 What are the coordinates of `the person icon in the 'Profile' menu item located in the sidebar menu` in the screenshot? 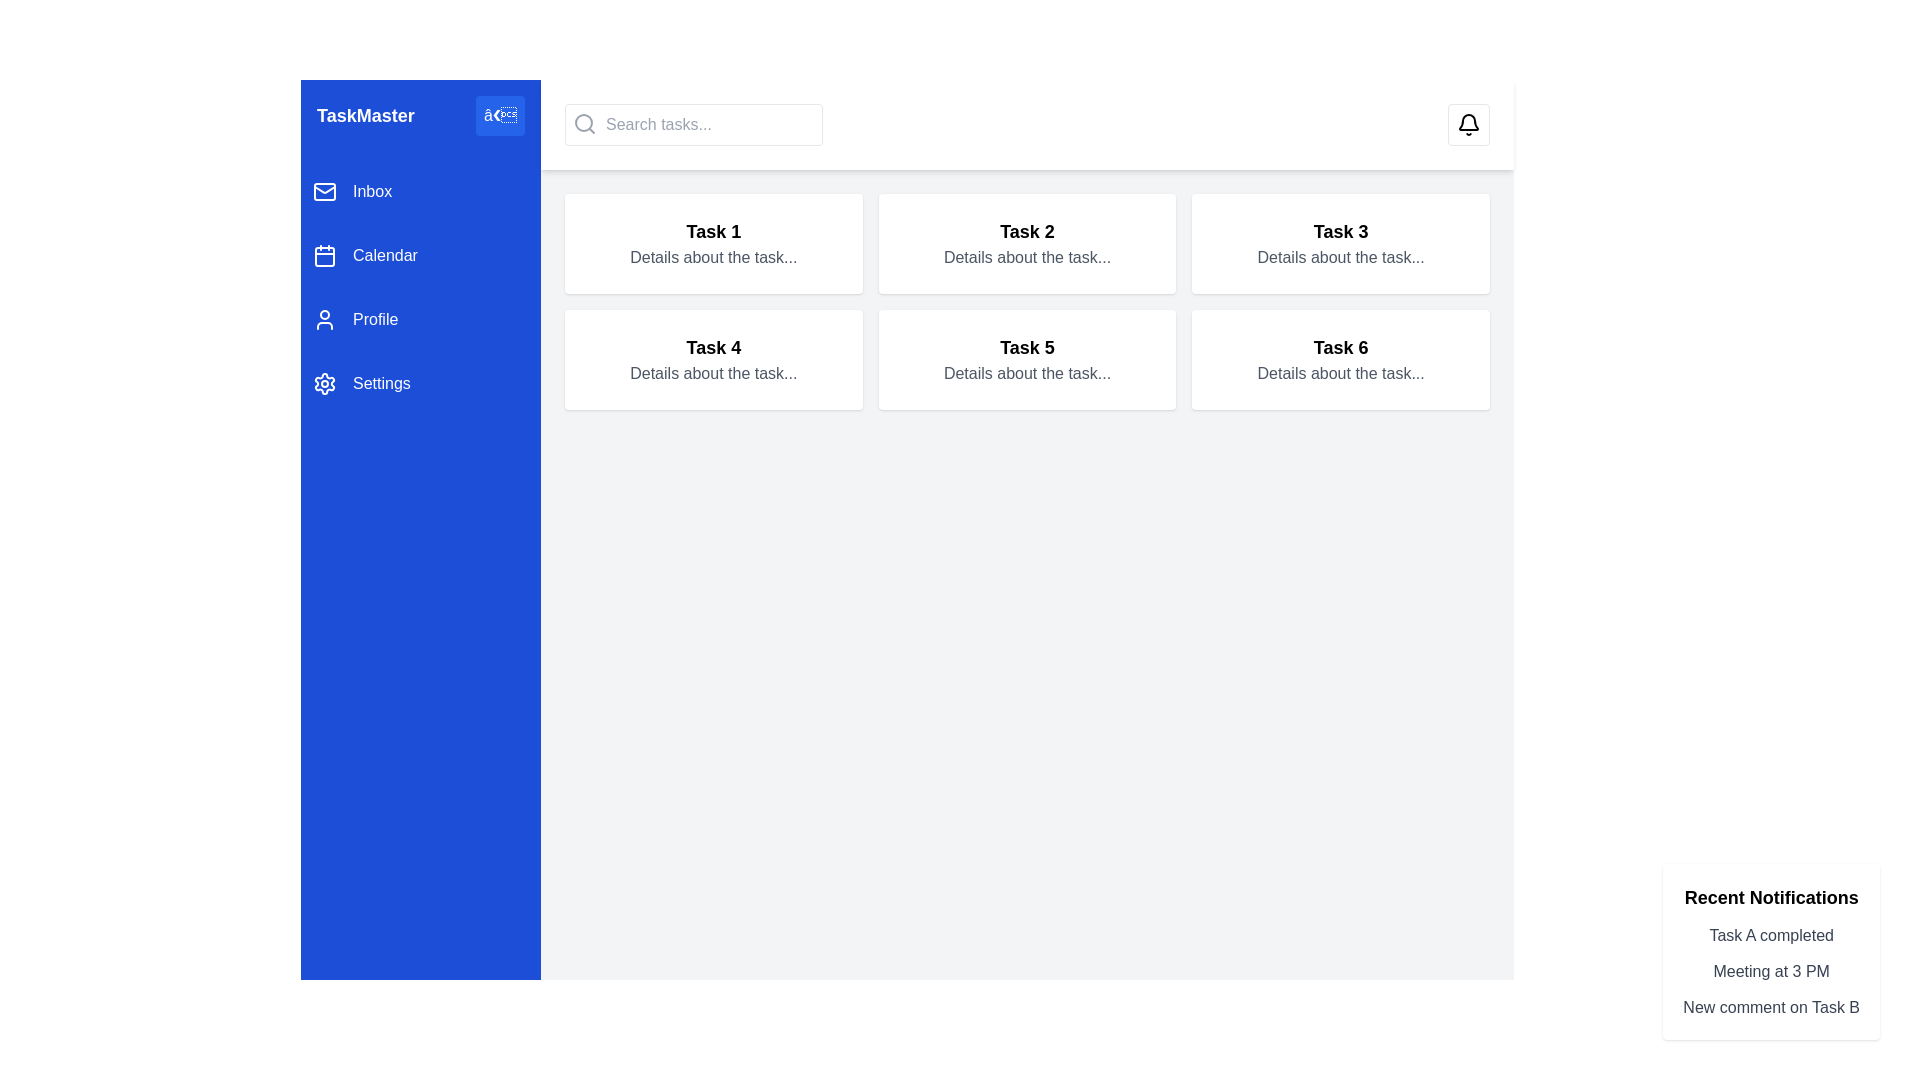 It's located at (325, 319).